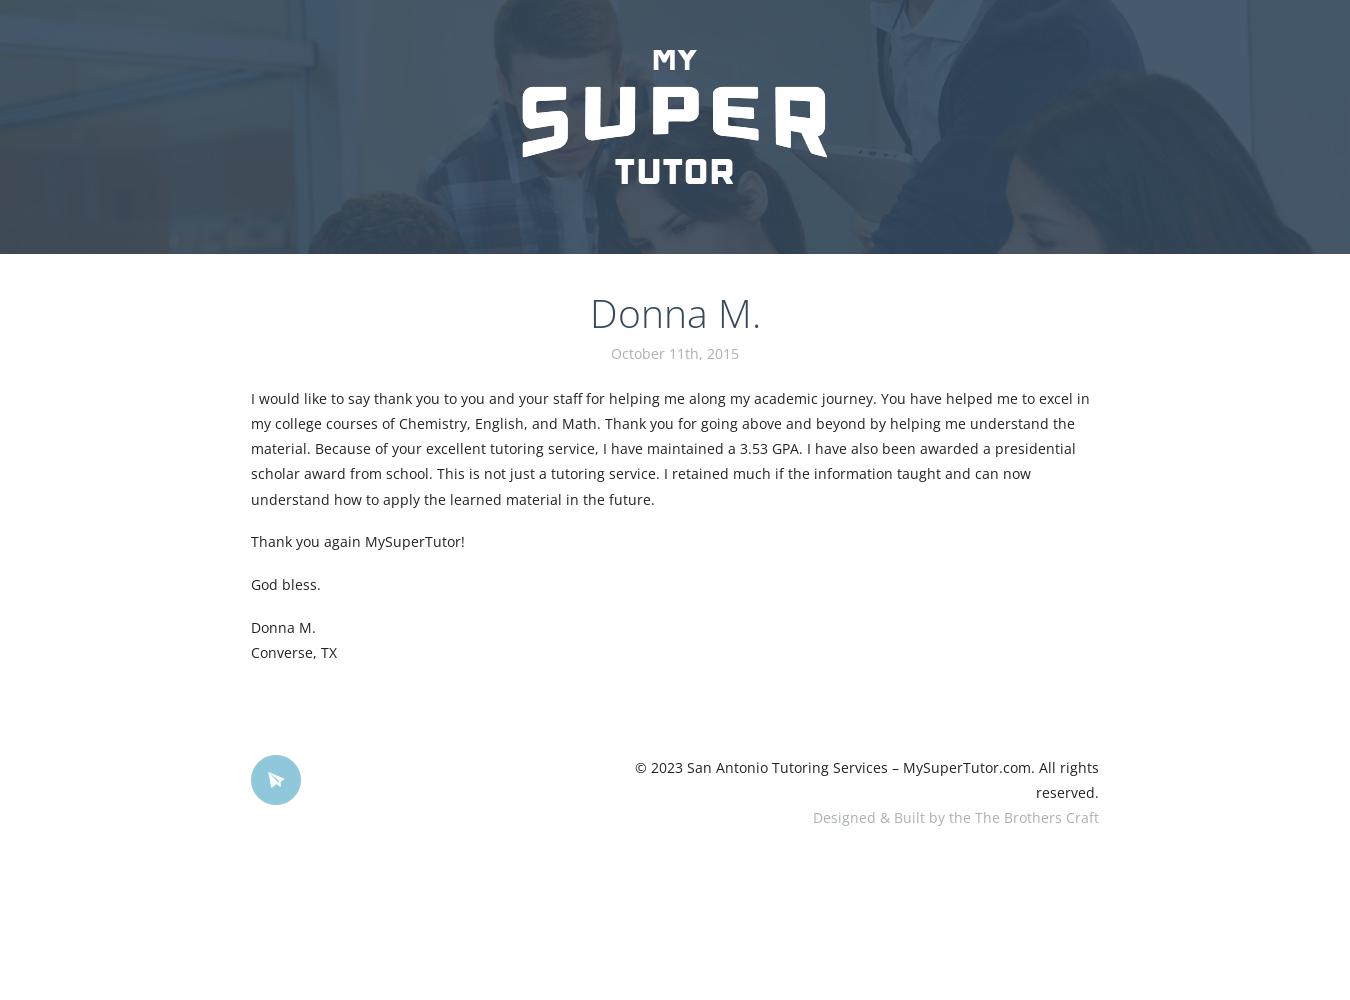 This screenshot has height=1000, width=1350. What do you see at coordinates (283, 583) in the screenshot?
I see `'God bless.'` at bounding box center [283, 583].